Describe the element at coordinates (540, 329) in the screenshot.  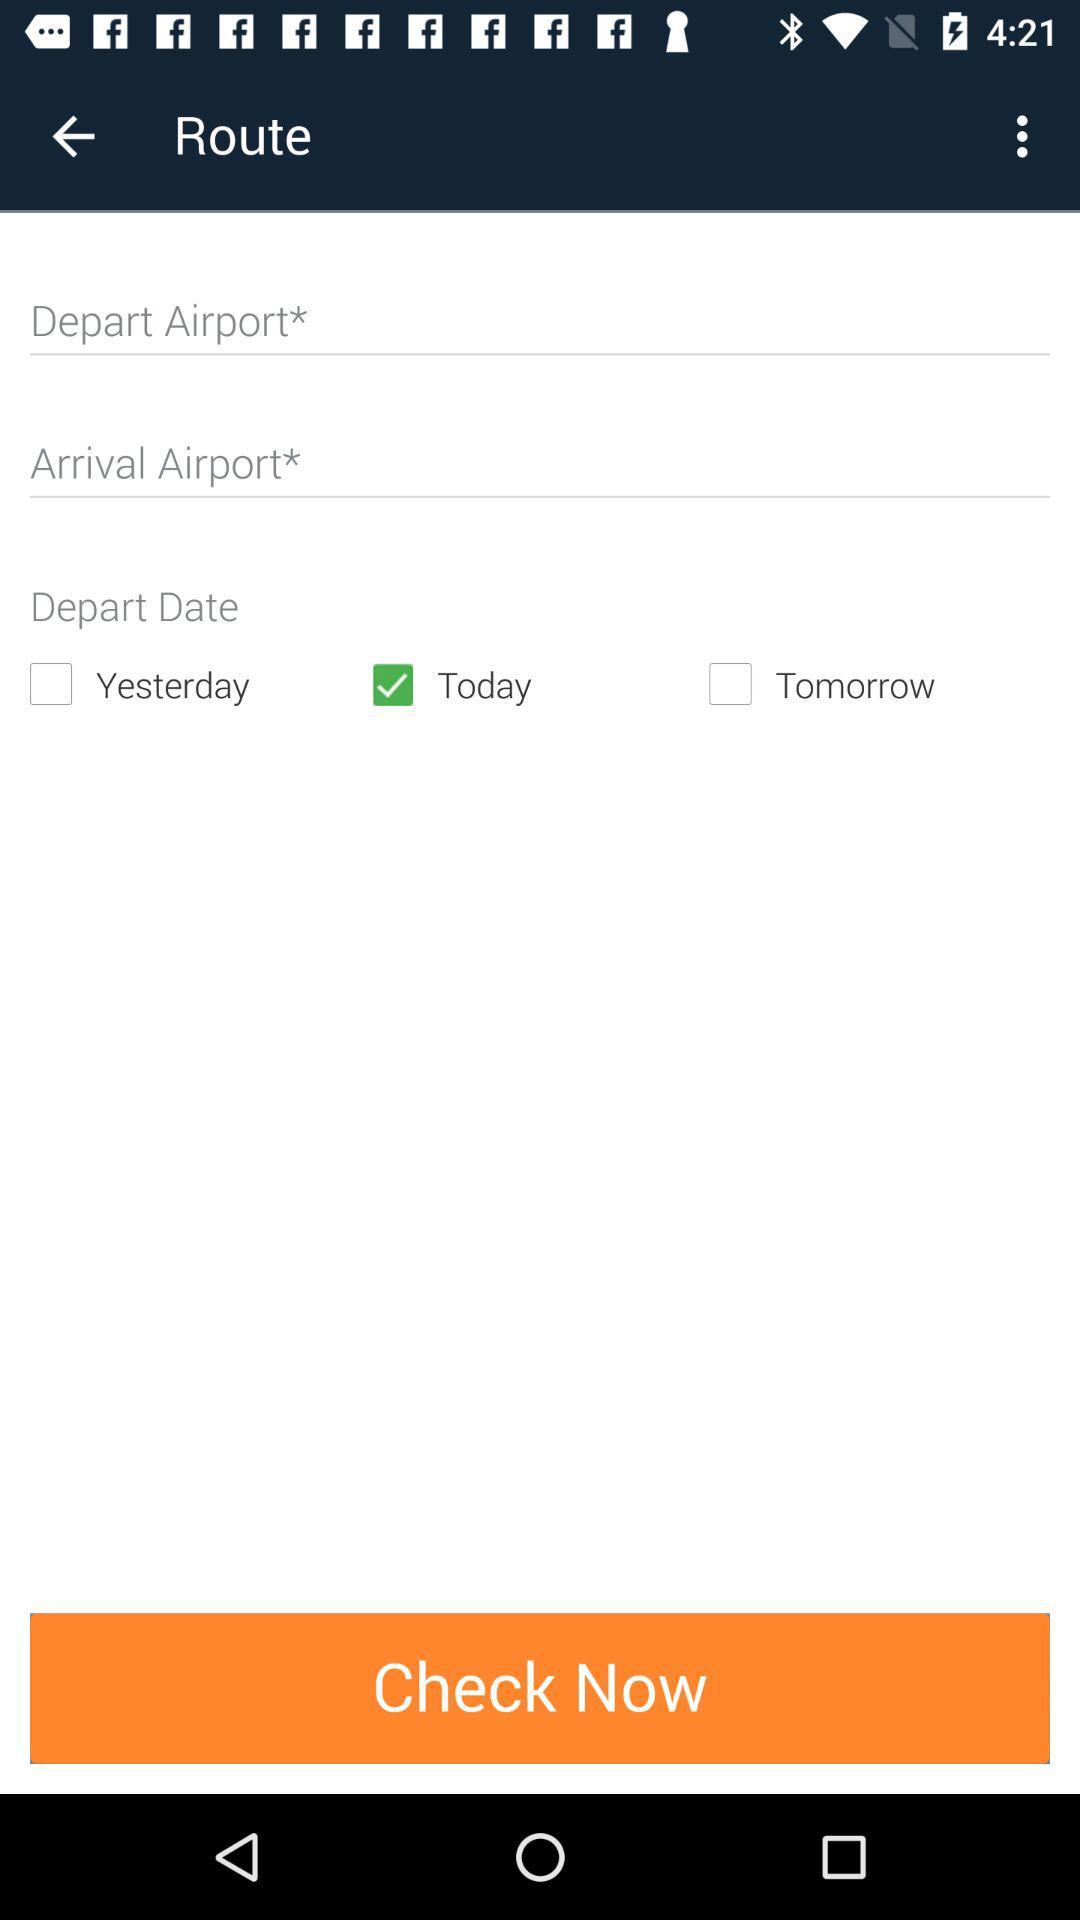
I see `route start` at that location.